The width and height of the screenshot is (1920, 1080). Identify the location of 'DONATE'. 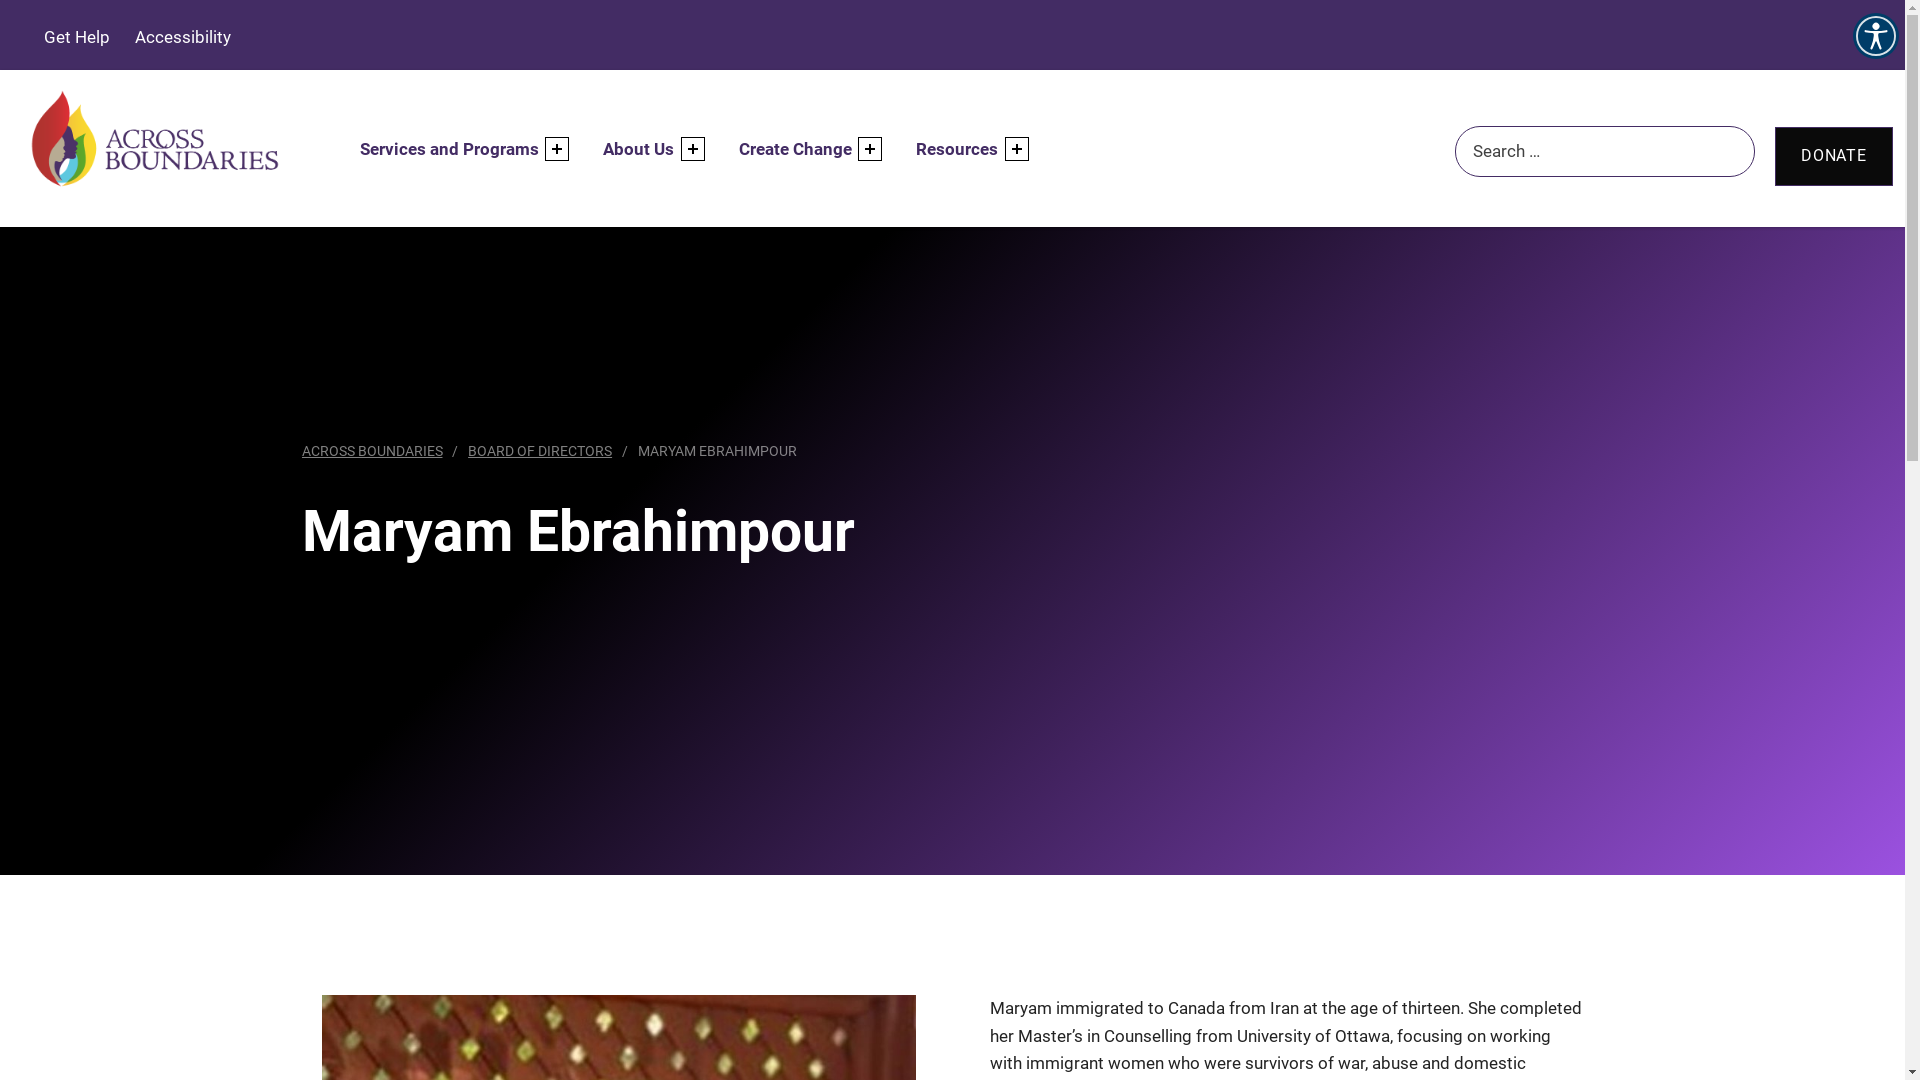
(1833, 155).